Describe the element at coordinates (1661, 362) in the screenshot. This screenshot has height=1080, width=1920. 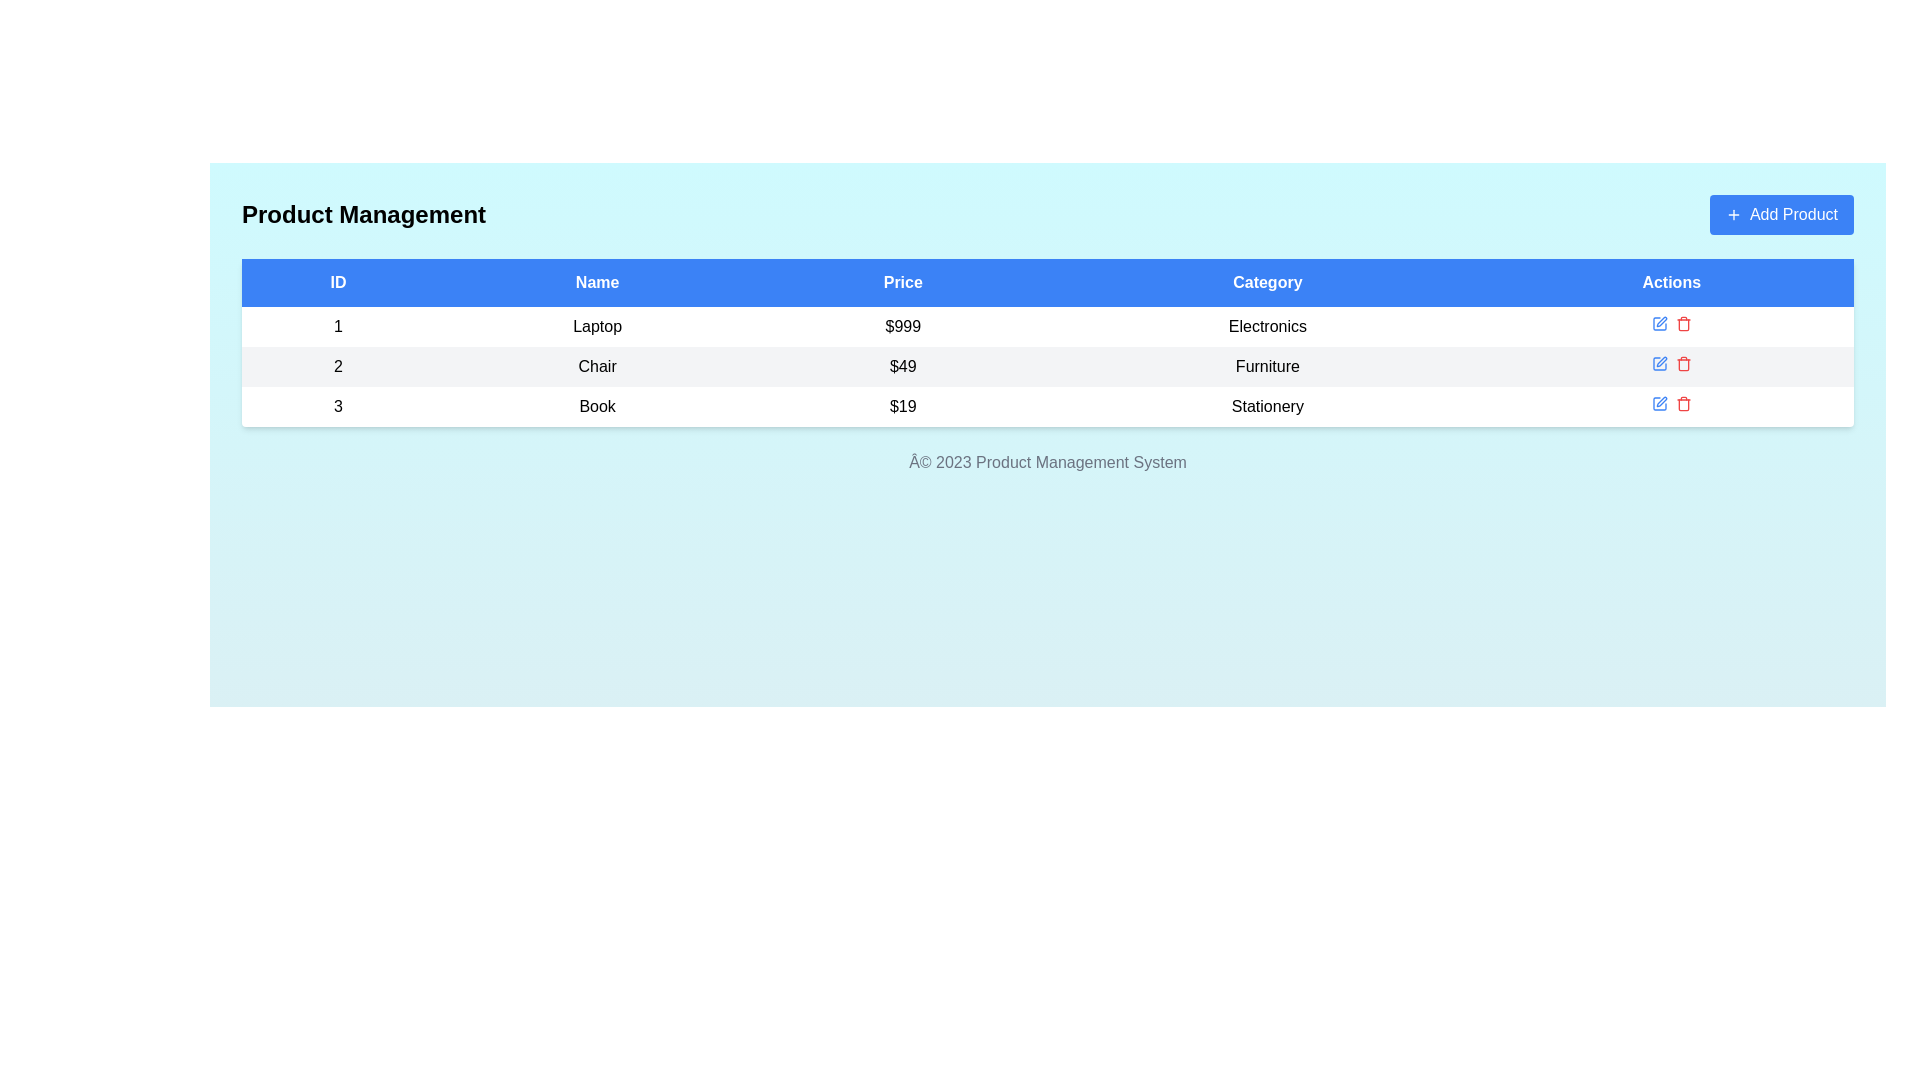
I see `the 'Edit' icon located in the 'Actions' column of the second row of the table to initiate editing for the corresponding item` at that location.